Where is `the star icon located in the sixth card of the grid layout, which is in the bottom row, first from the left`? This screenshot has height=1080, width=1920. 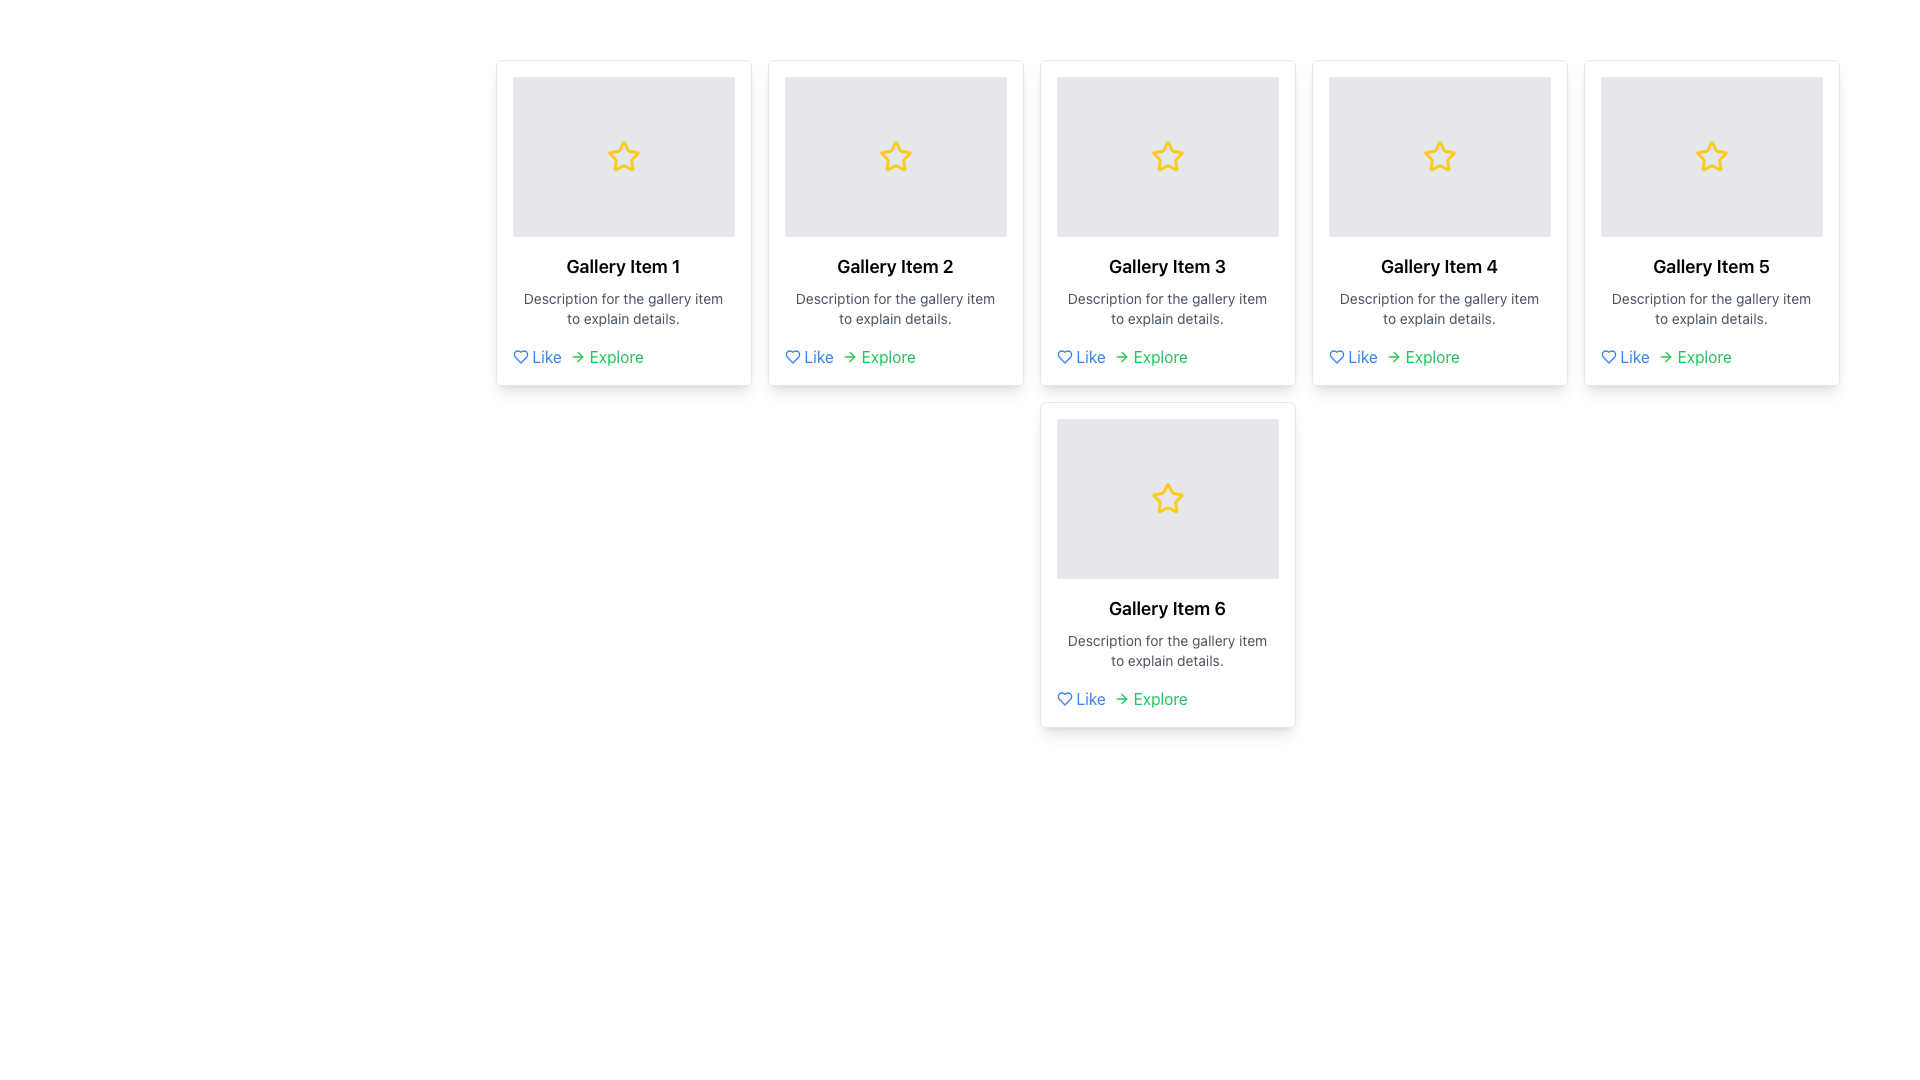
the star icon located in the sixth card of the grid layout, which is in the bottom row, first from the left is located at coordinates (1167, 497).